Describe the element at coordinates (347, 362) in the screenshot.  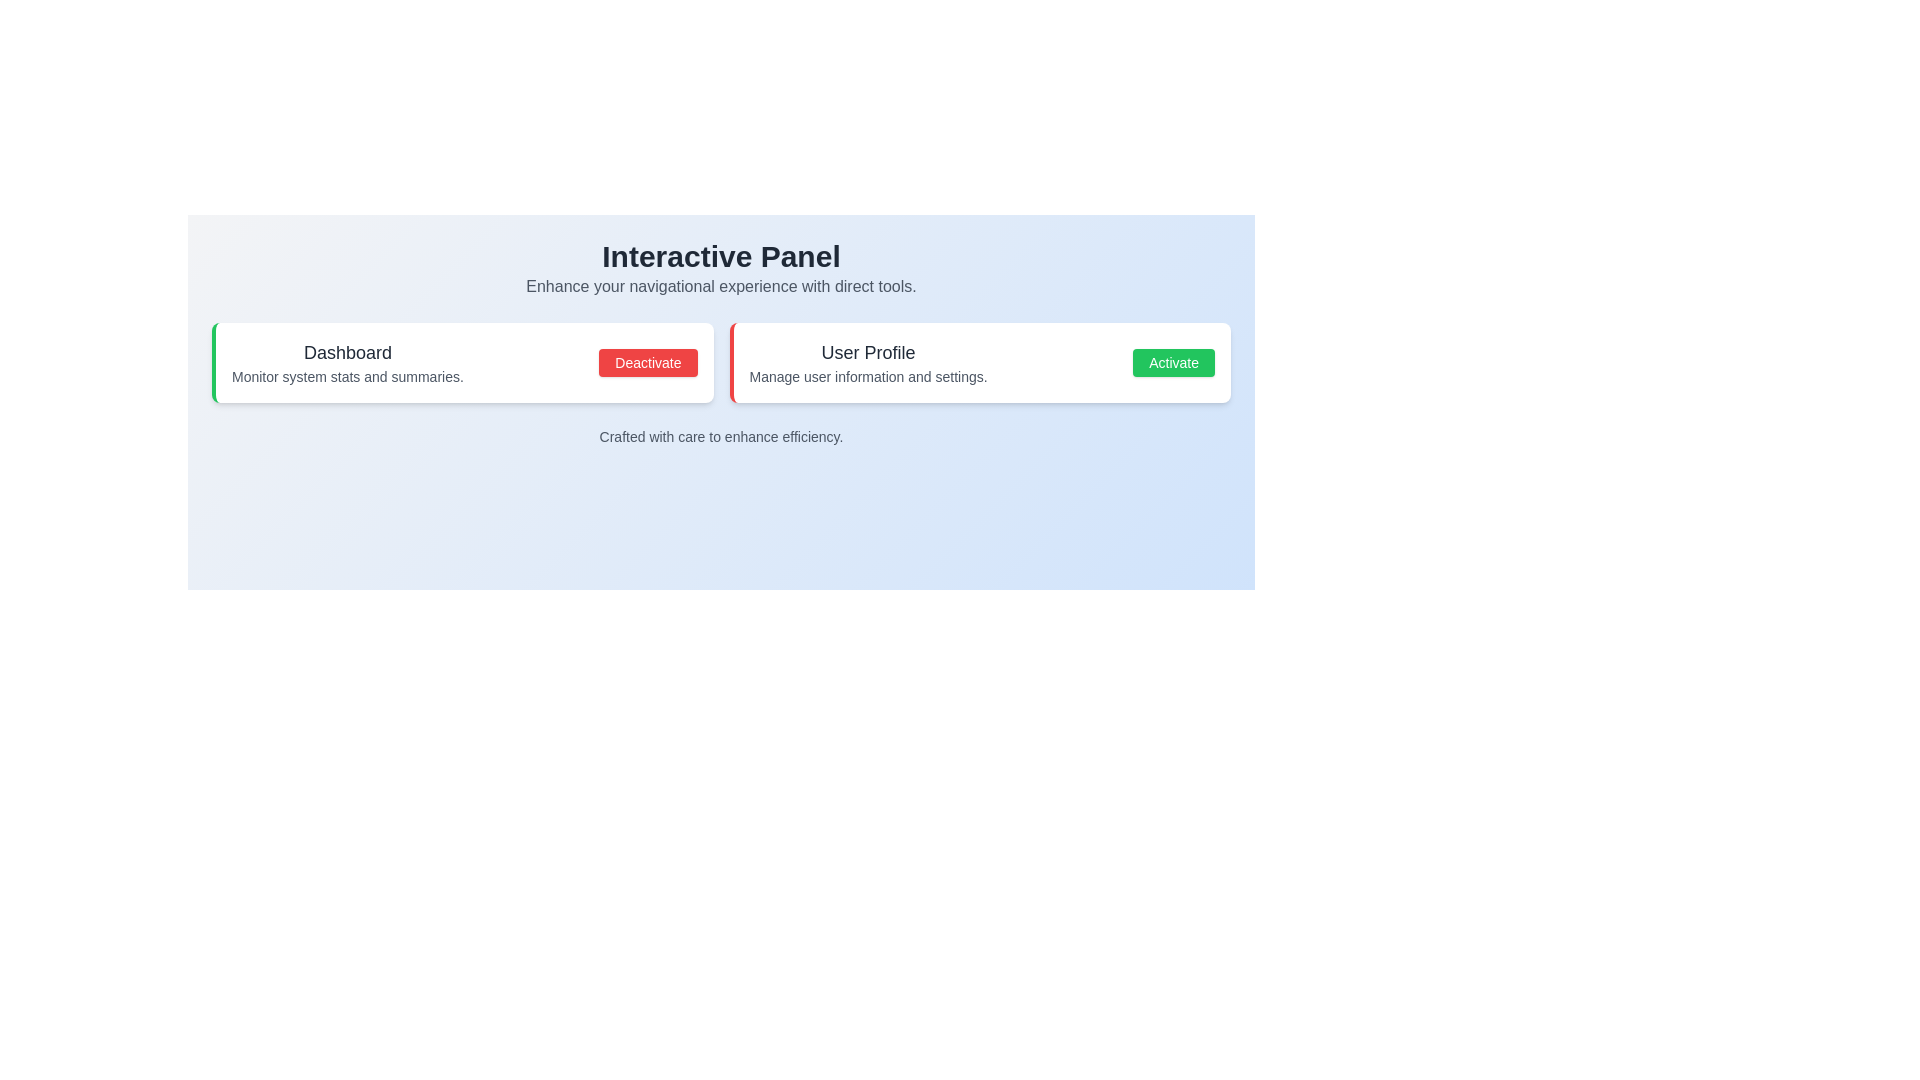
I see `textual description element located on the left side of the layout, which serves as an introductory text for monitoring system statistics, preceding the red 'Deactivate' button` at that location.